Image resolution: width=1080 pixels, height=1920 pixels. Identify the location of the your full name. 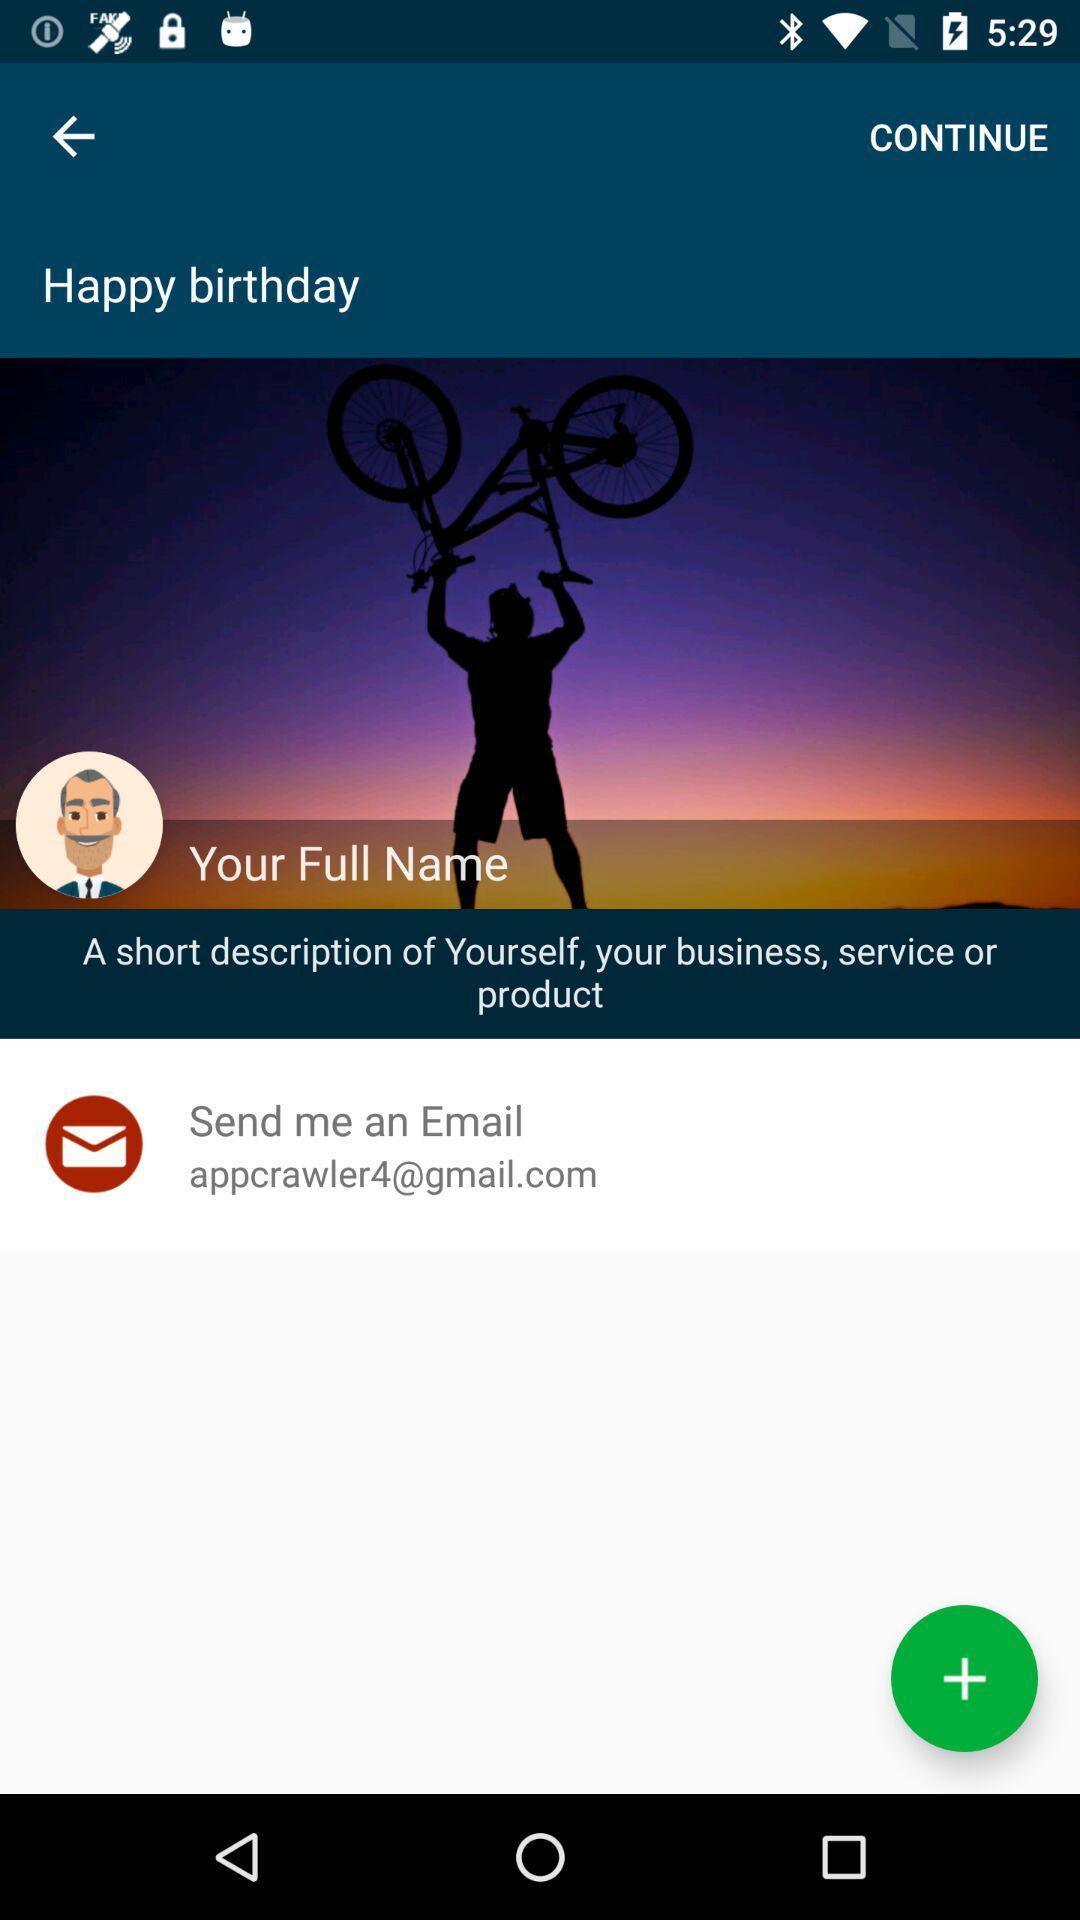
(623, 862).